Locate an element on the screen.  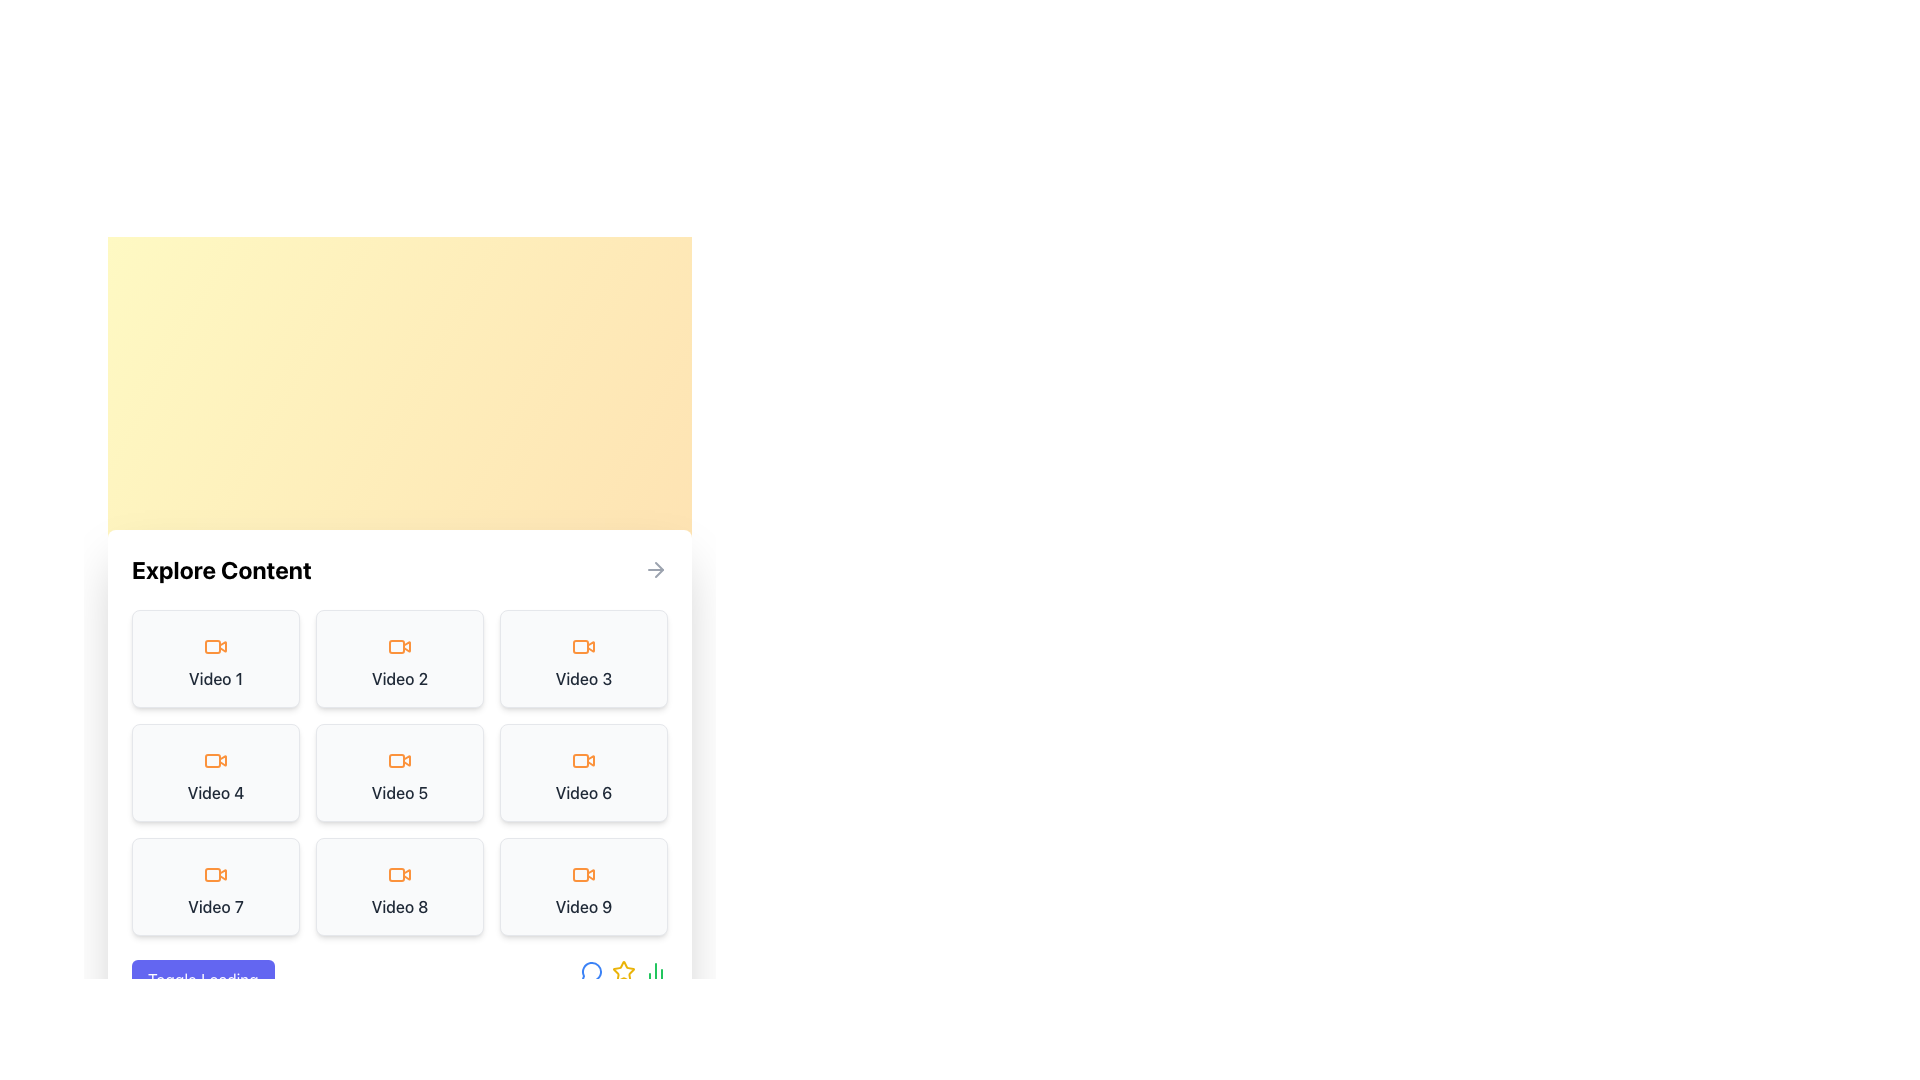
the non-interactive SVG icon that visually indicates a video resource, located in the eighth item of a 3x3 grid layout, centered in the cell labeled 'Video 8' is located at coordinates (406, 873).